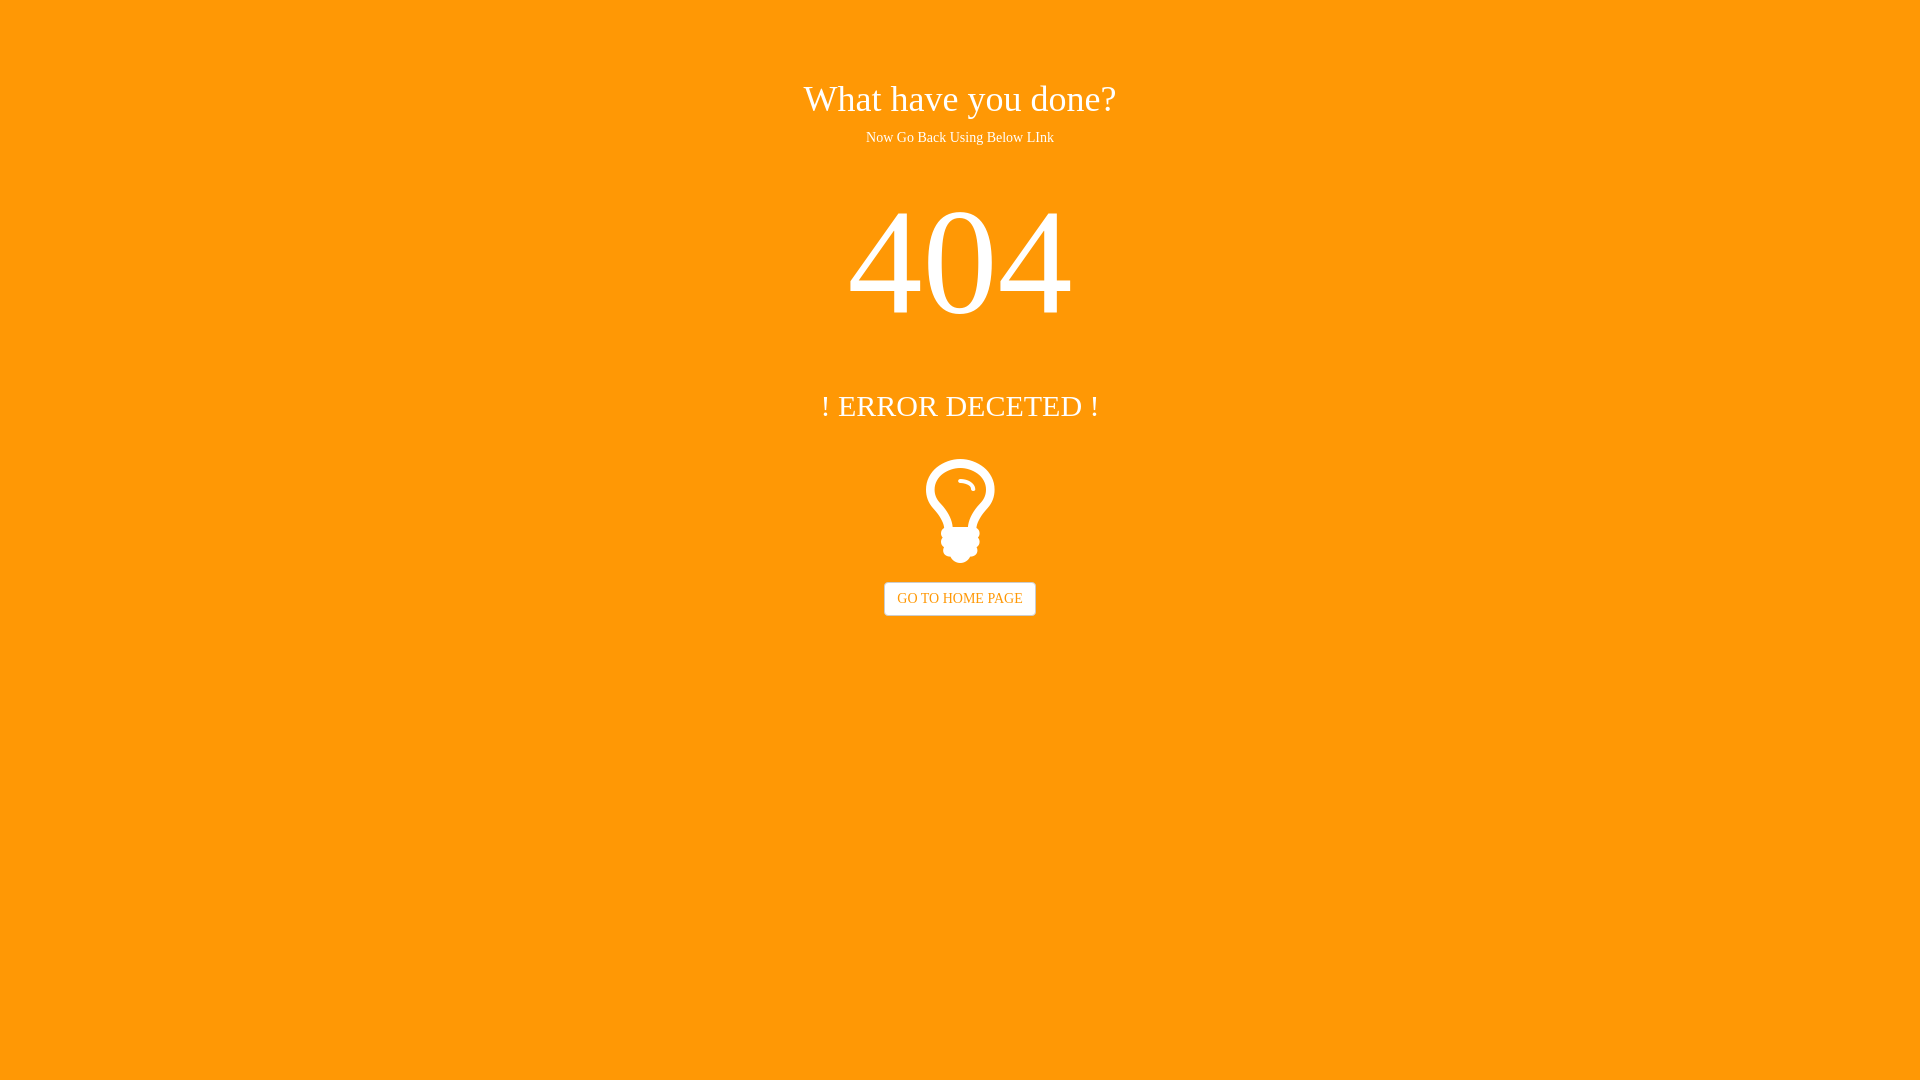  I want to click on 'GO TO HOME PAGE', so click(958, 597).